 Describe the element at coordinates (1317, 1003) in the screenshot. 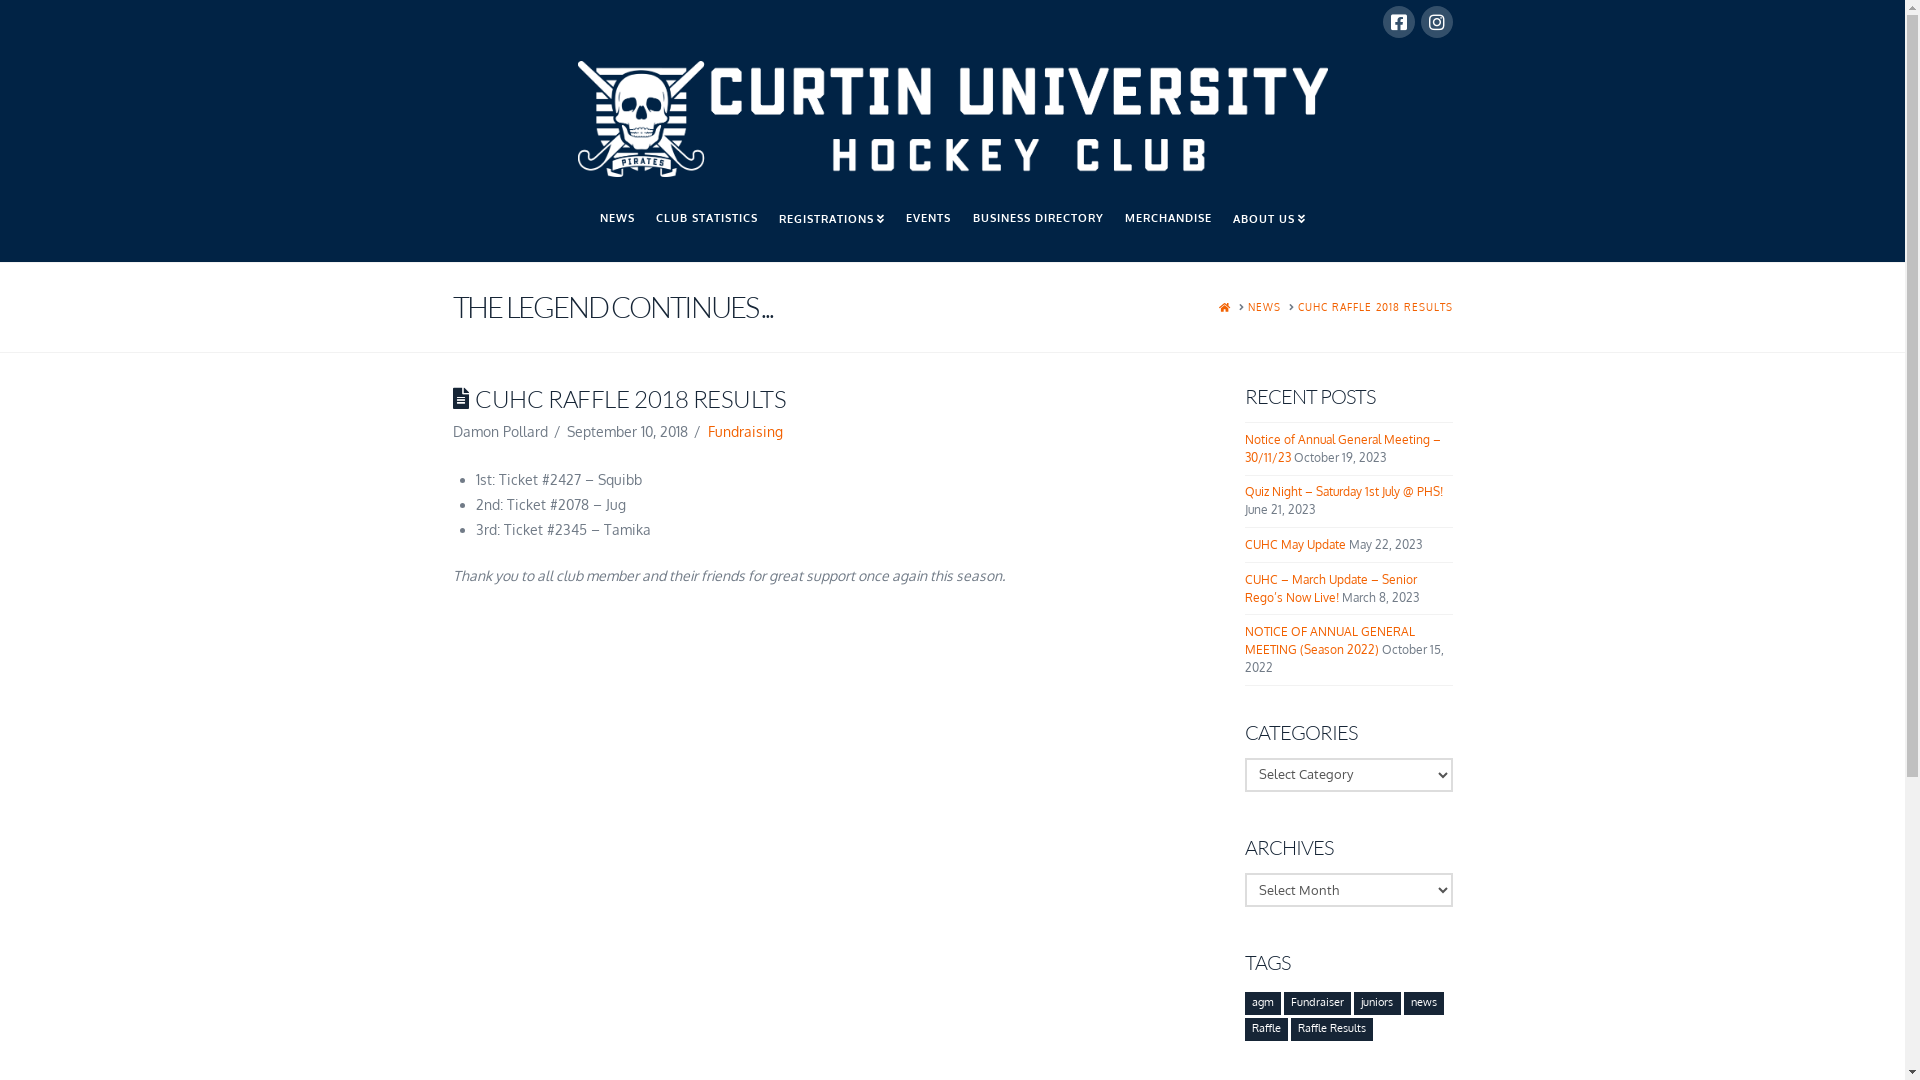

I see `'Fundraiser'` at that location.